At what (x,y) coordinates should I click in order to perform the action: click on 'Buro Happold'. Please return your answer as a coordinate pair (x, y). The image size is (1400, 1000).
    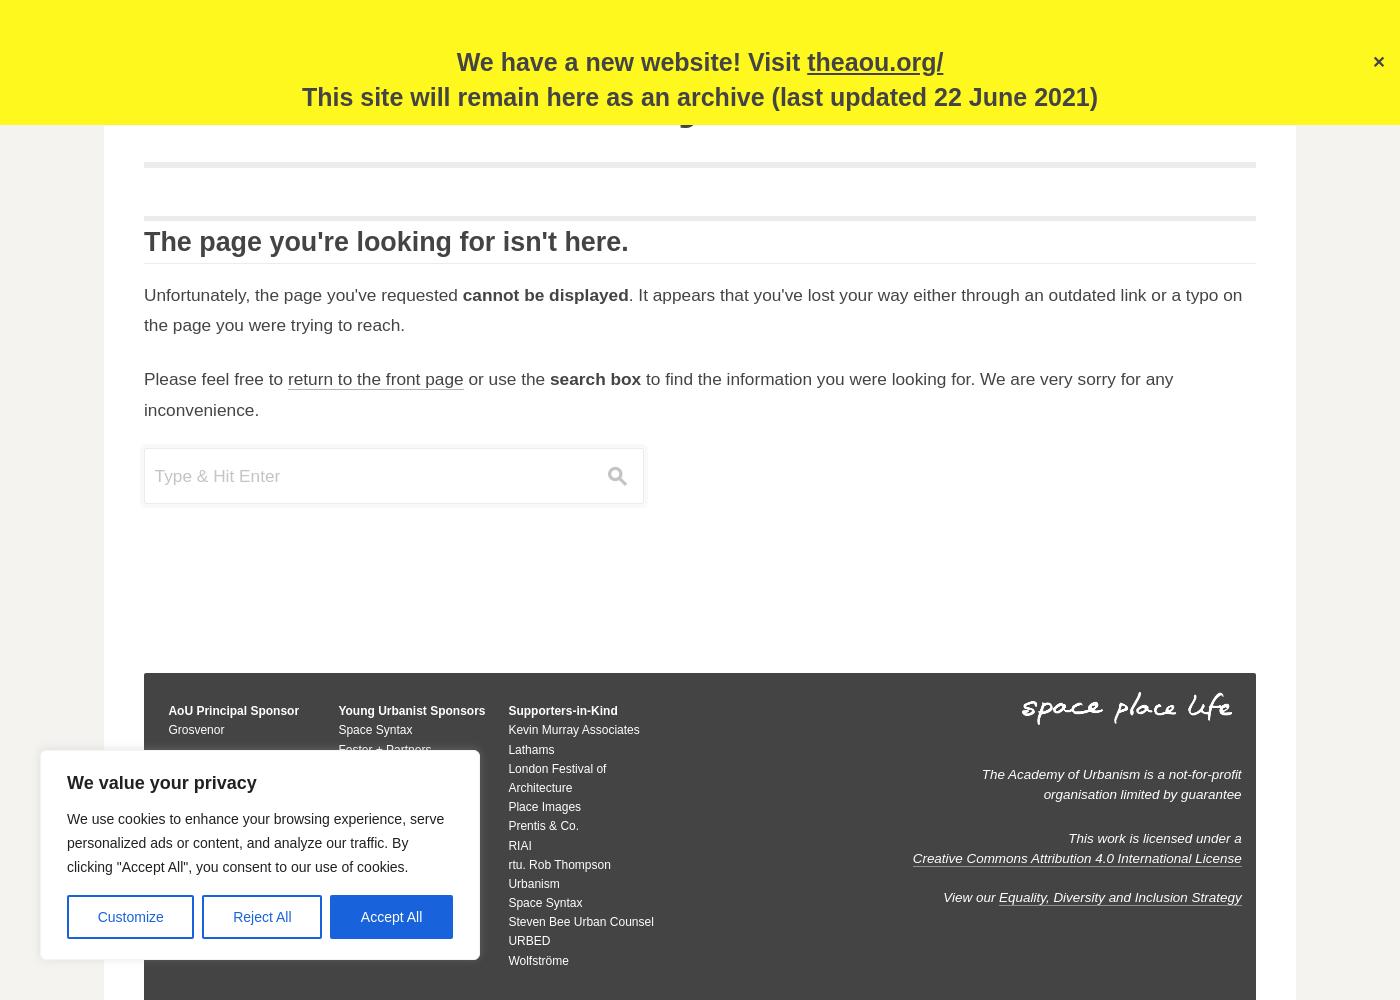
    Looking at the image, I should click on (204, 807).